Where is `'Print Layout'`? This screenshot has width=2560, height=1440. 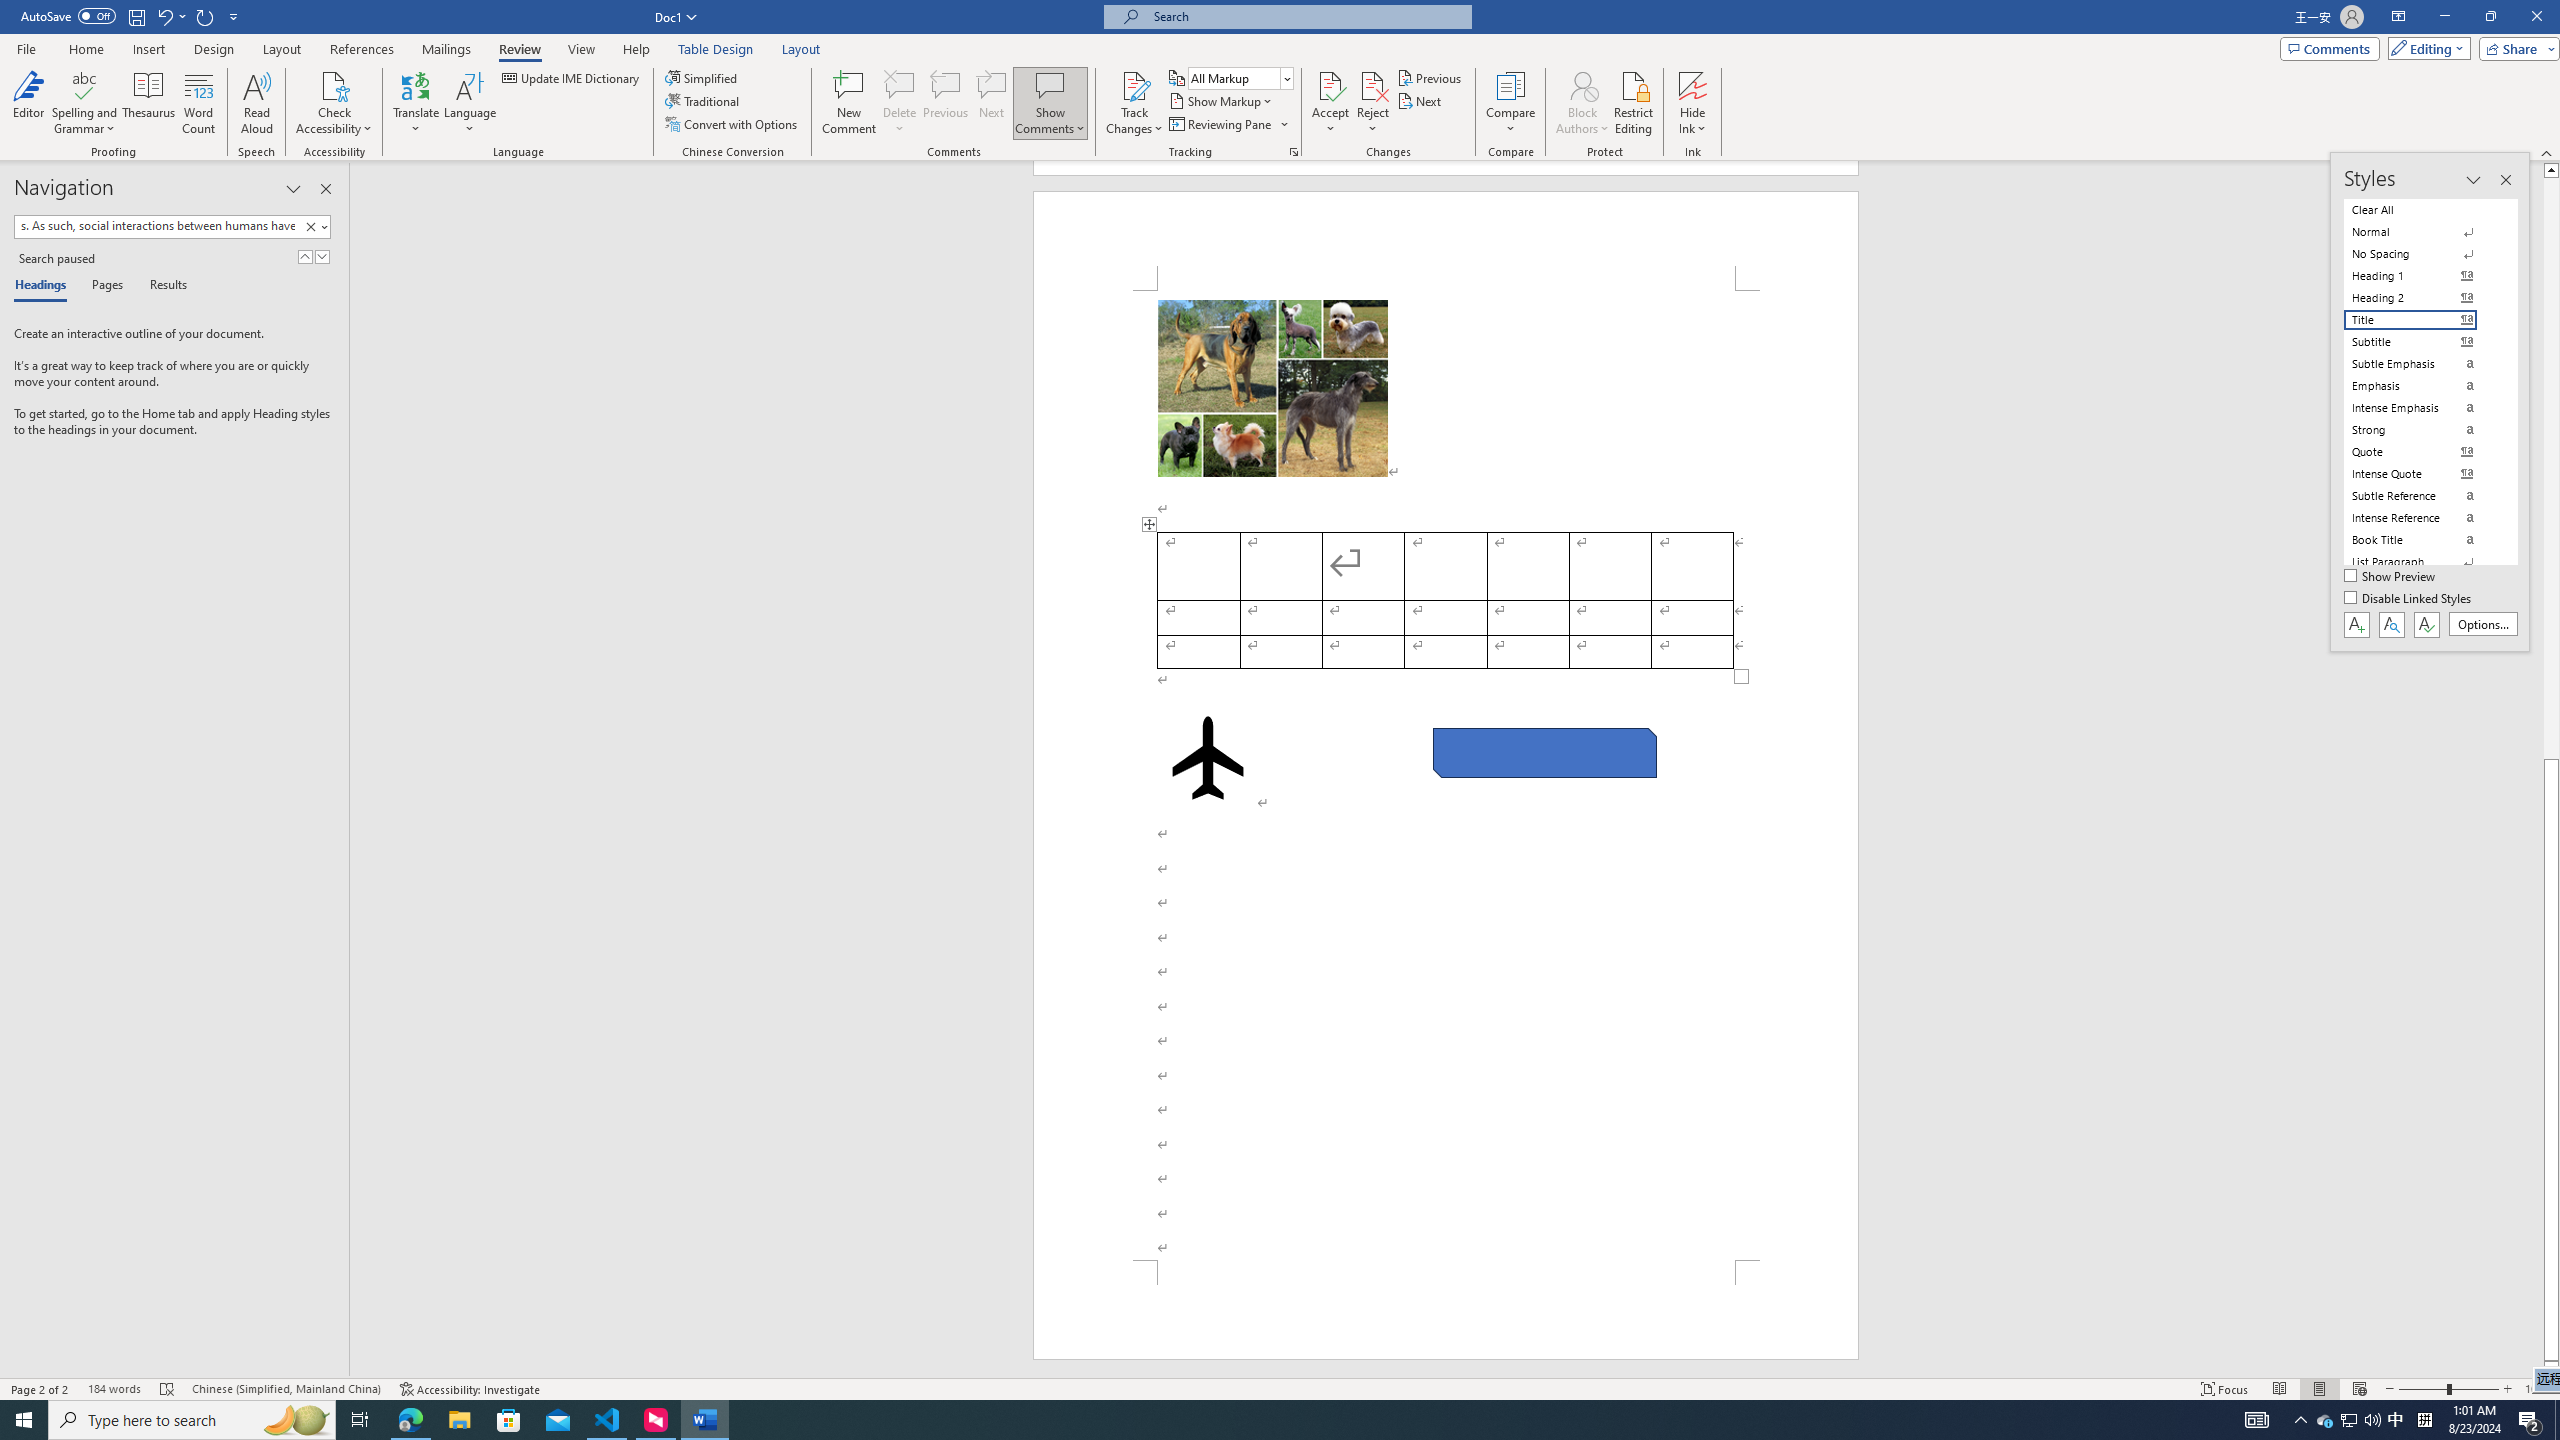
'Print Layout' is located at coordinates (2319, 1389).